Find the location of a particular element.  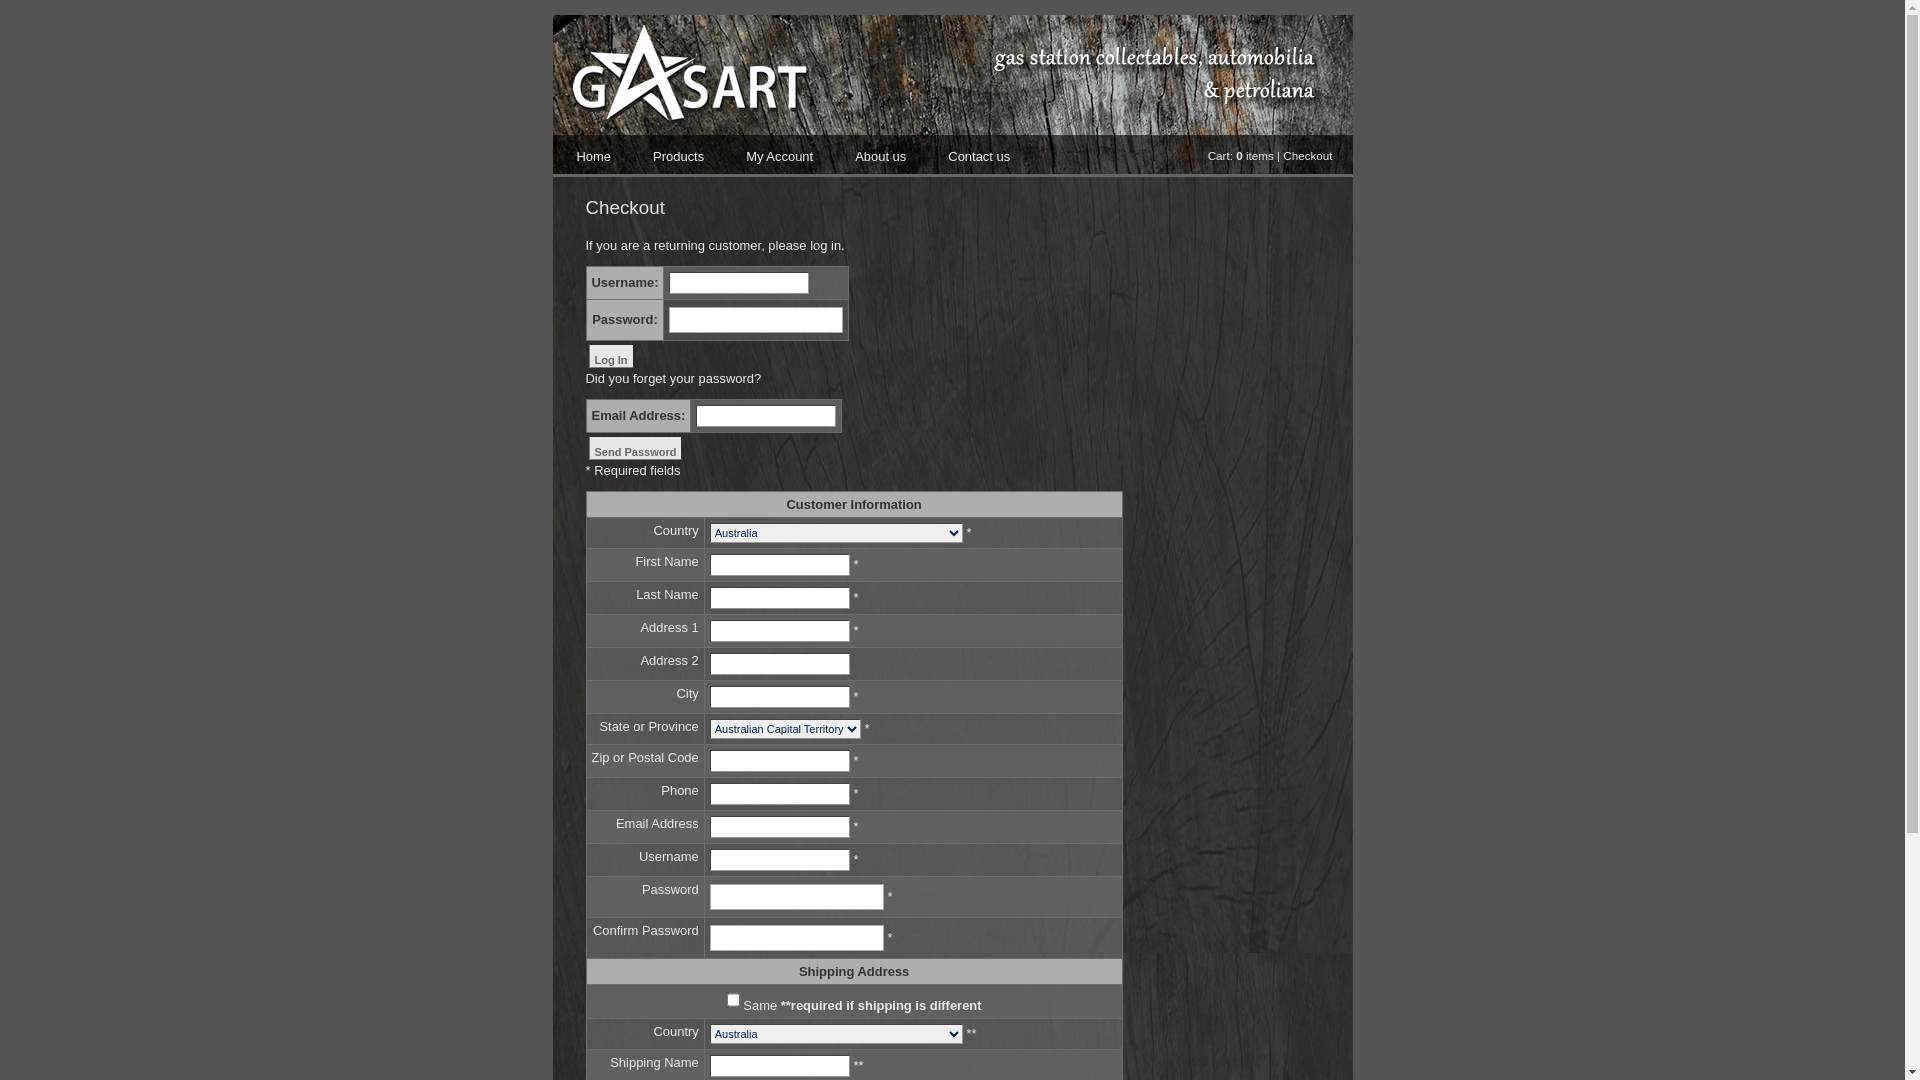

'Checkout' is located at coordinates (1282, 154).